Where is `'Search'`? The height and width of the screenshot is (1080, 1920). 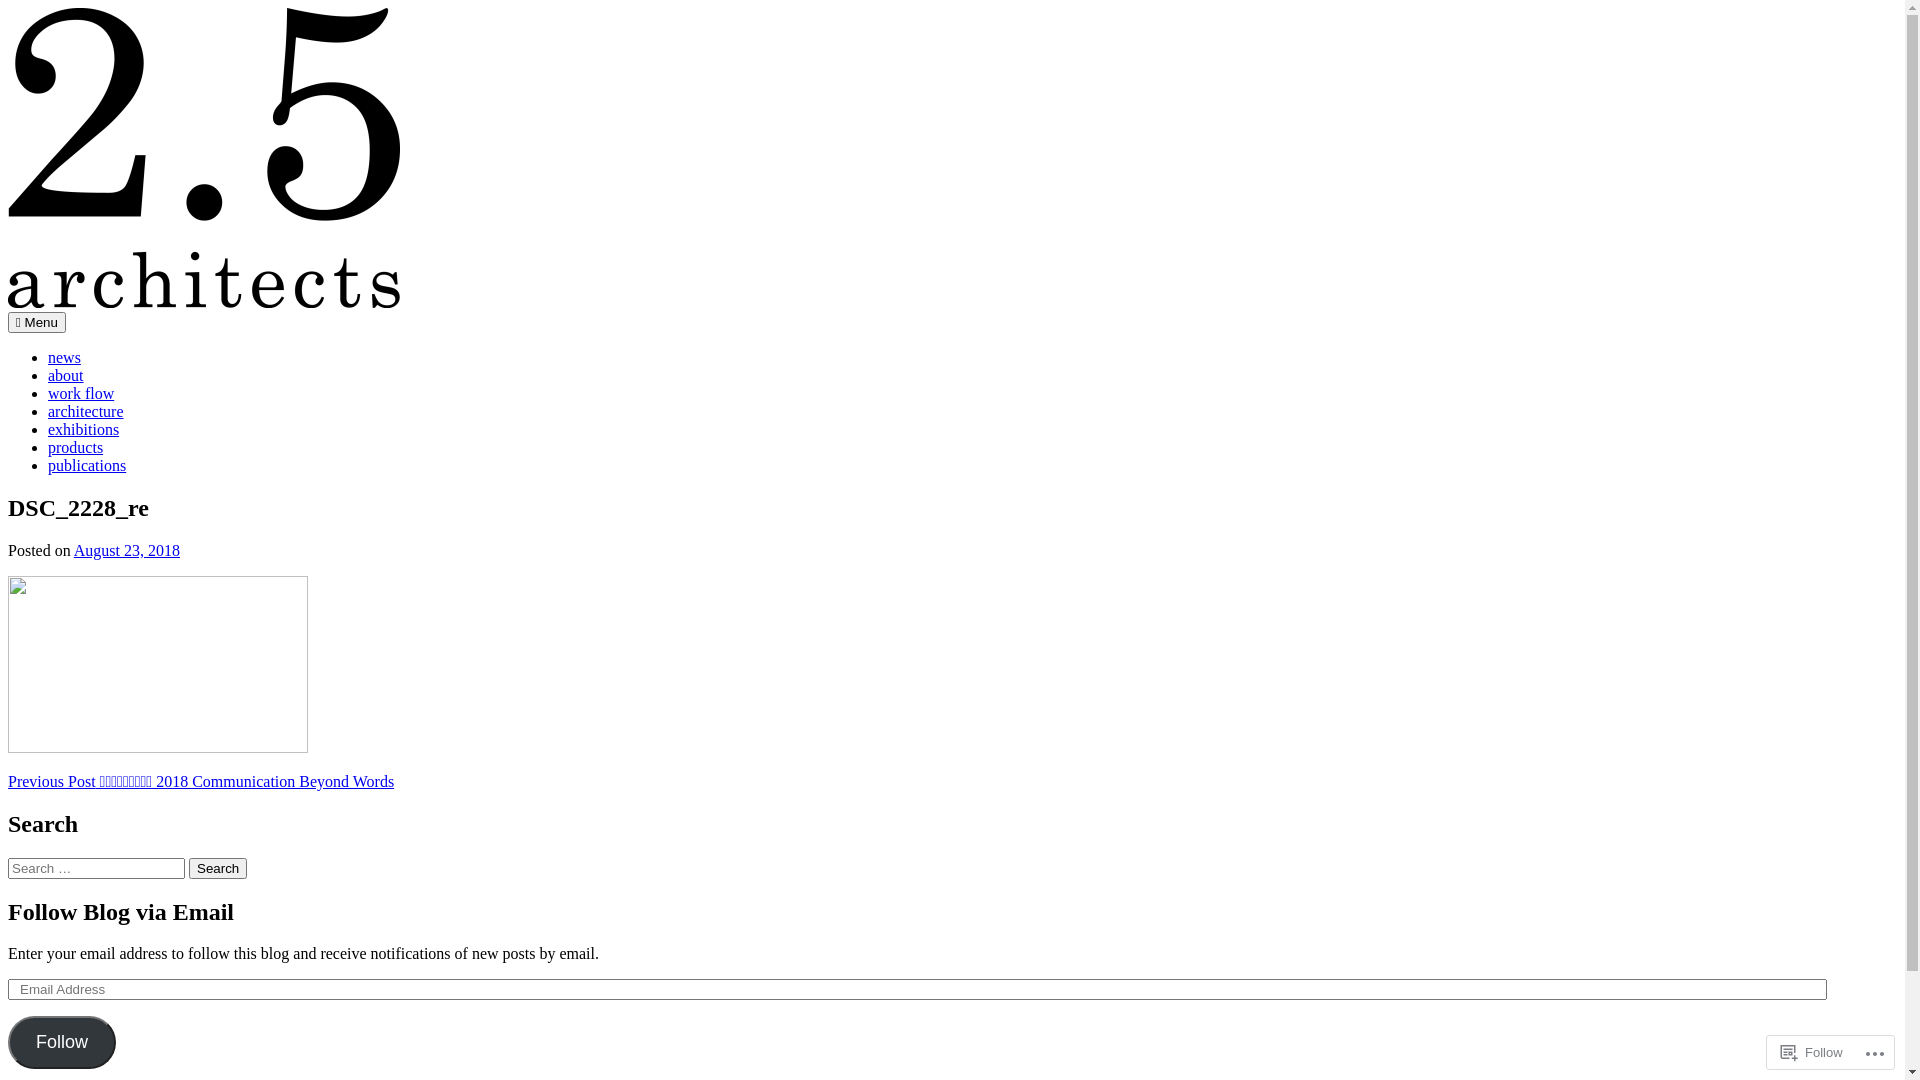 'Search' is located at coordinates (217, 867).